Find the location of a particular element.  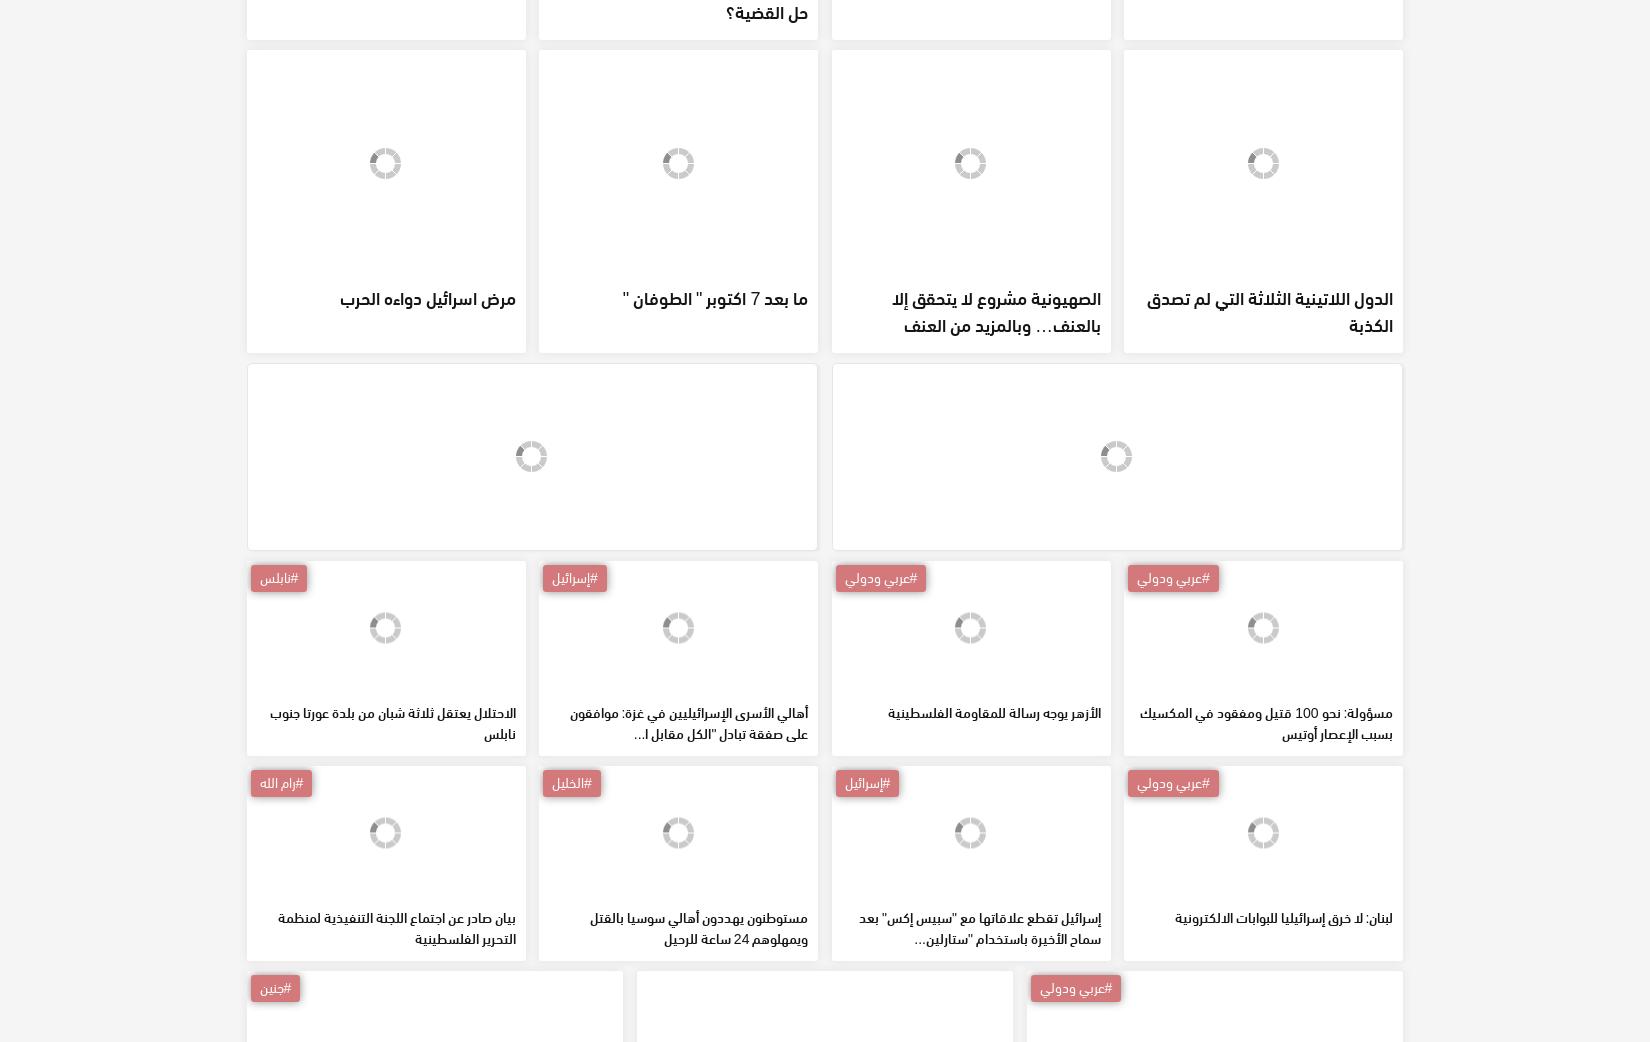

'#رام الله' is located at coordinates (280, 925).